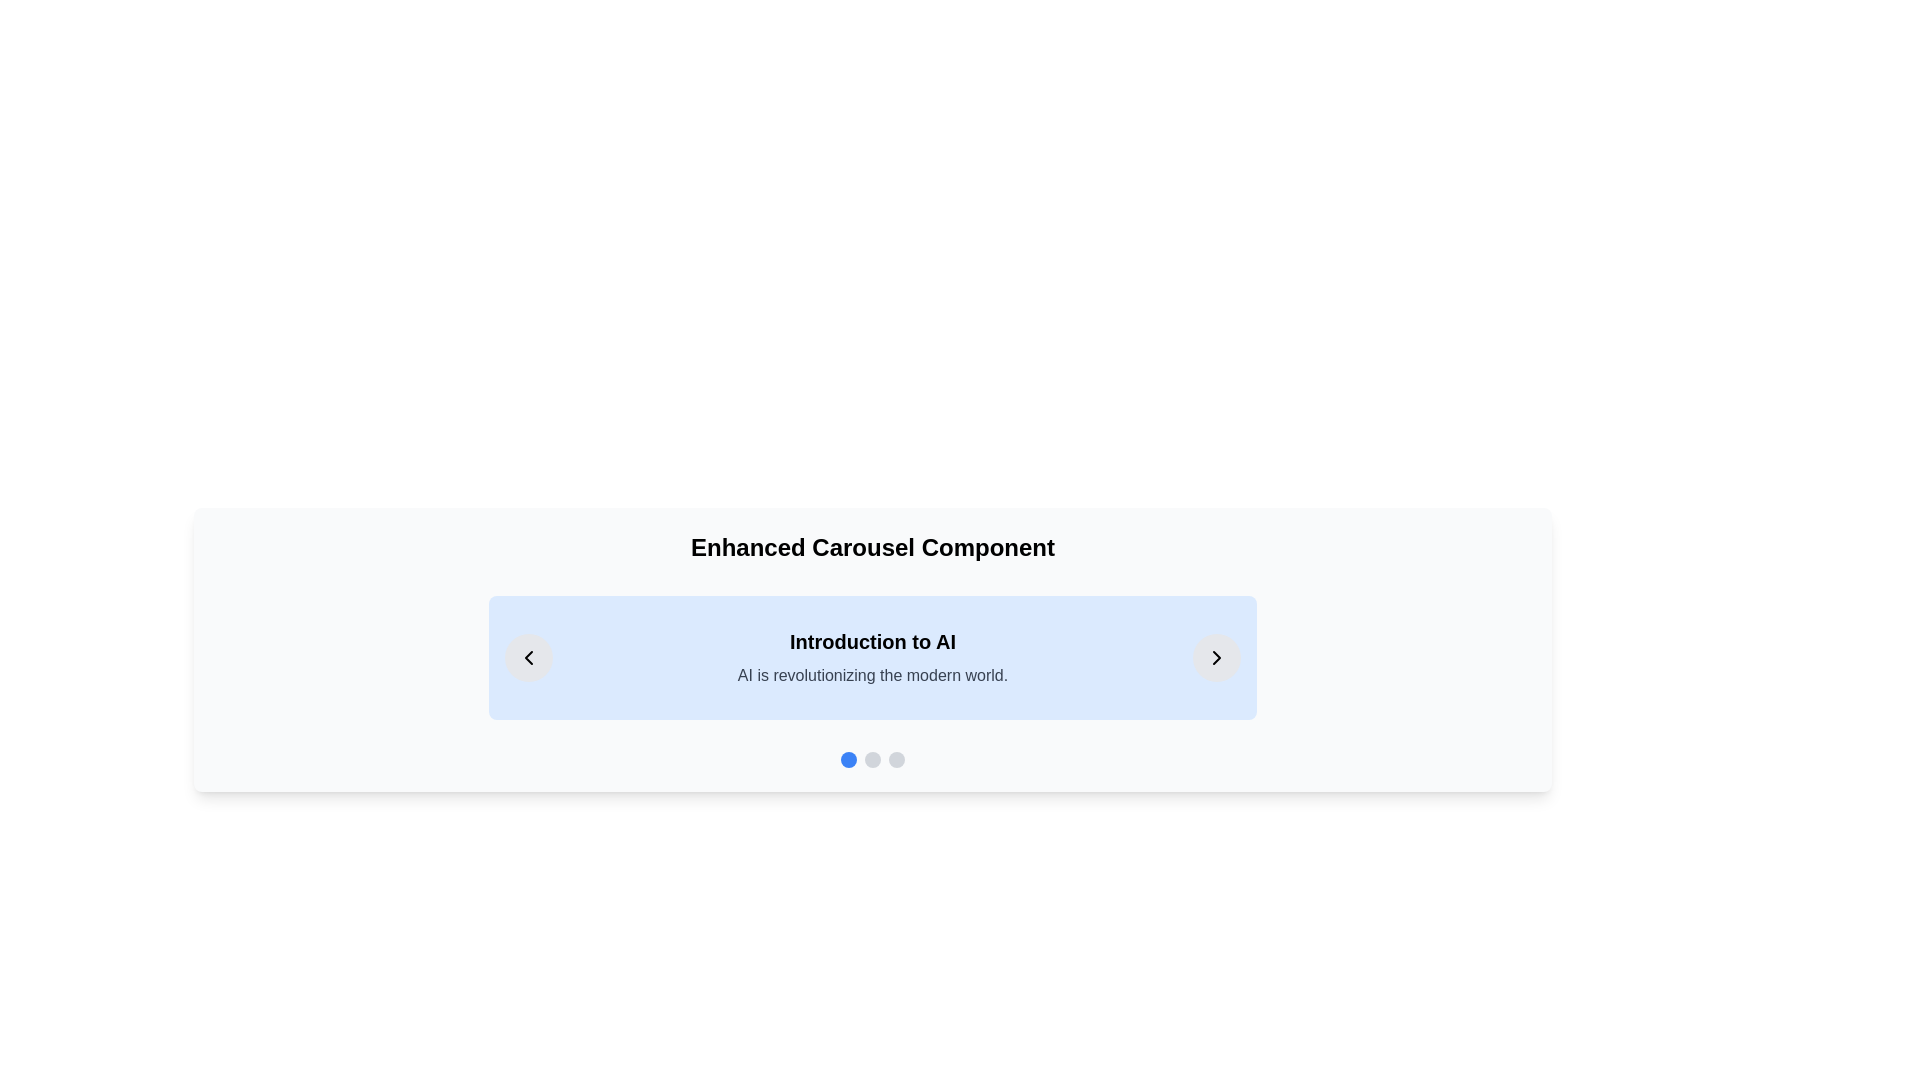 The image size is (1920, 1080). What do you see at coordinates (528, 658) in the screenshot?
I see `the chevron-left icon inside the circular button on the left side of the carousel` at bounding box center [528, 658].